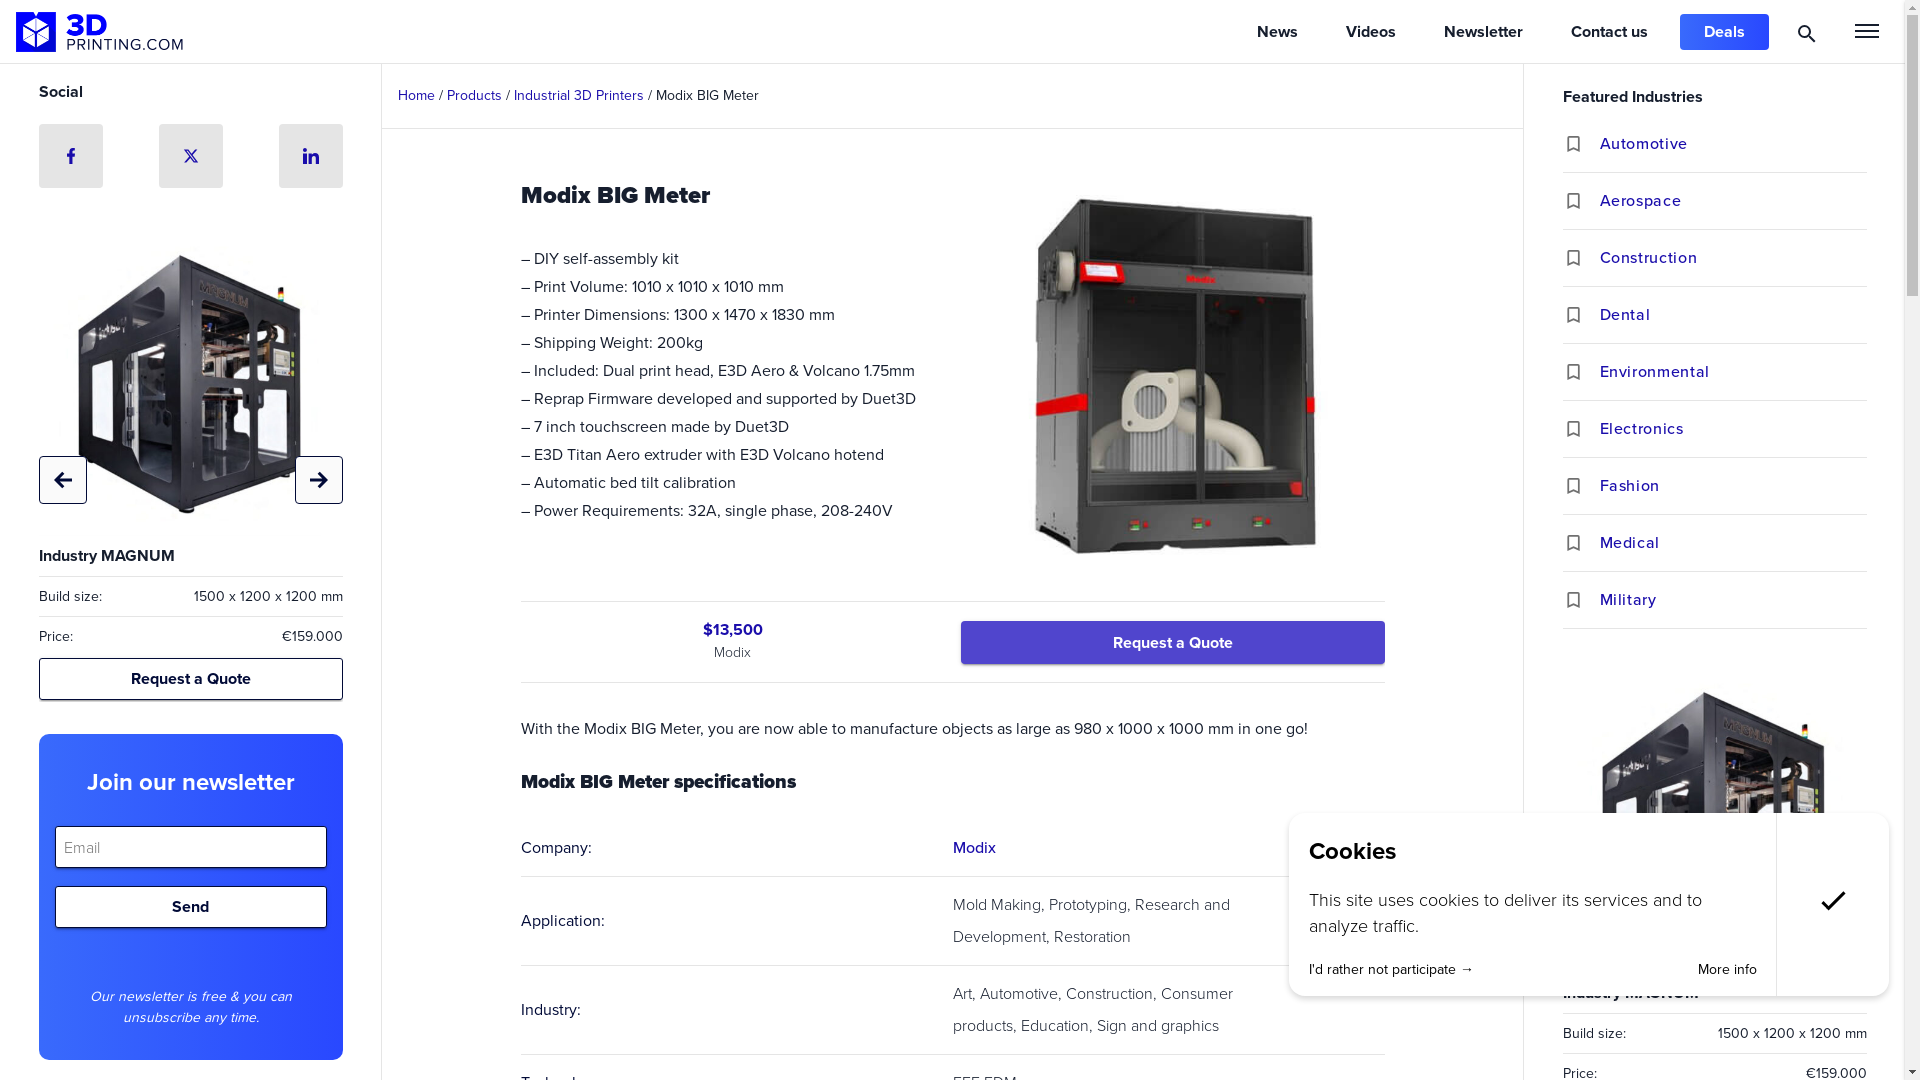 This screenshot has width=1920, height=1080. Describe the element at coordinates (1171, 641) in the screenshot. I see `'Request a Quote'` at that location.